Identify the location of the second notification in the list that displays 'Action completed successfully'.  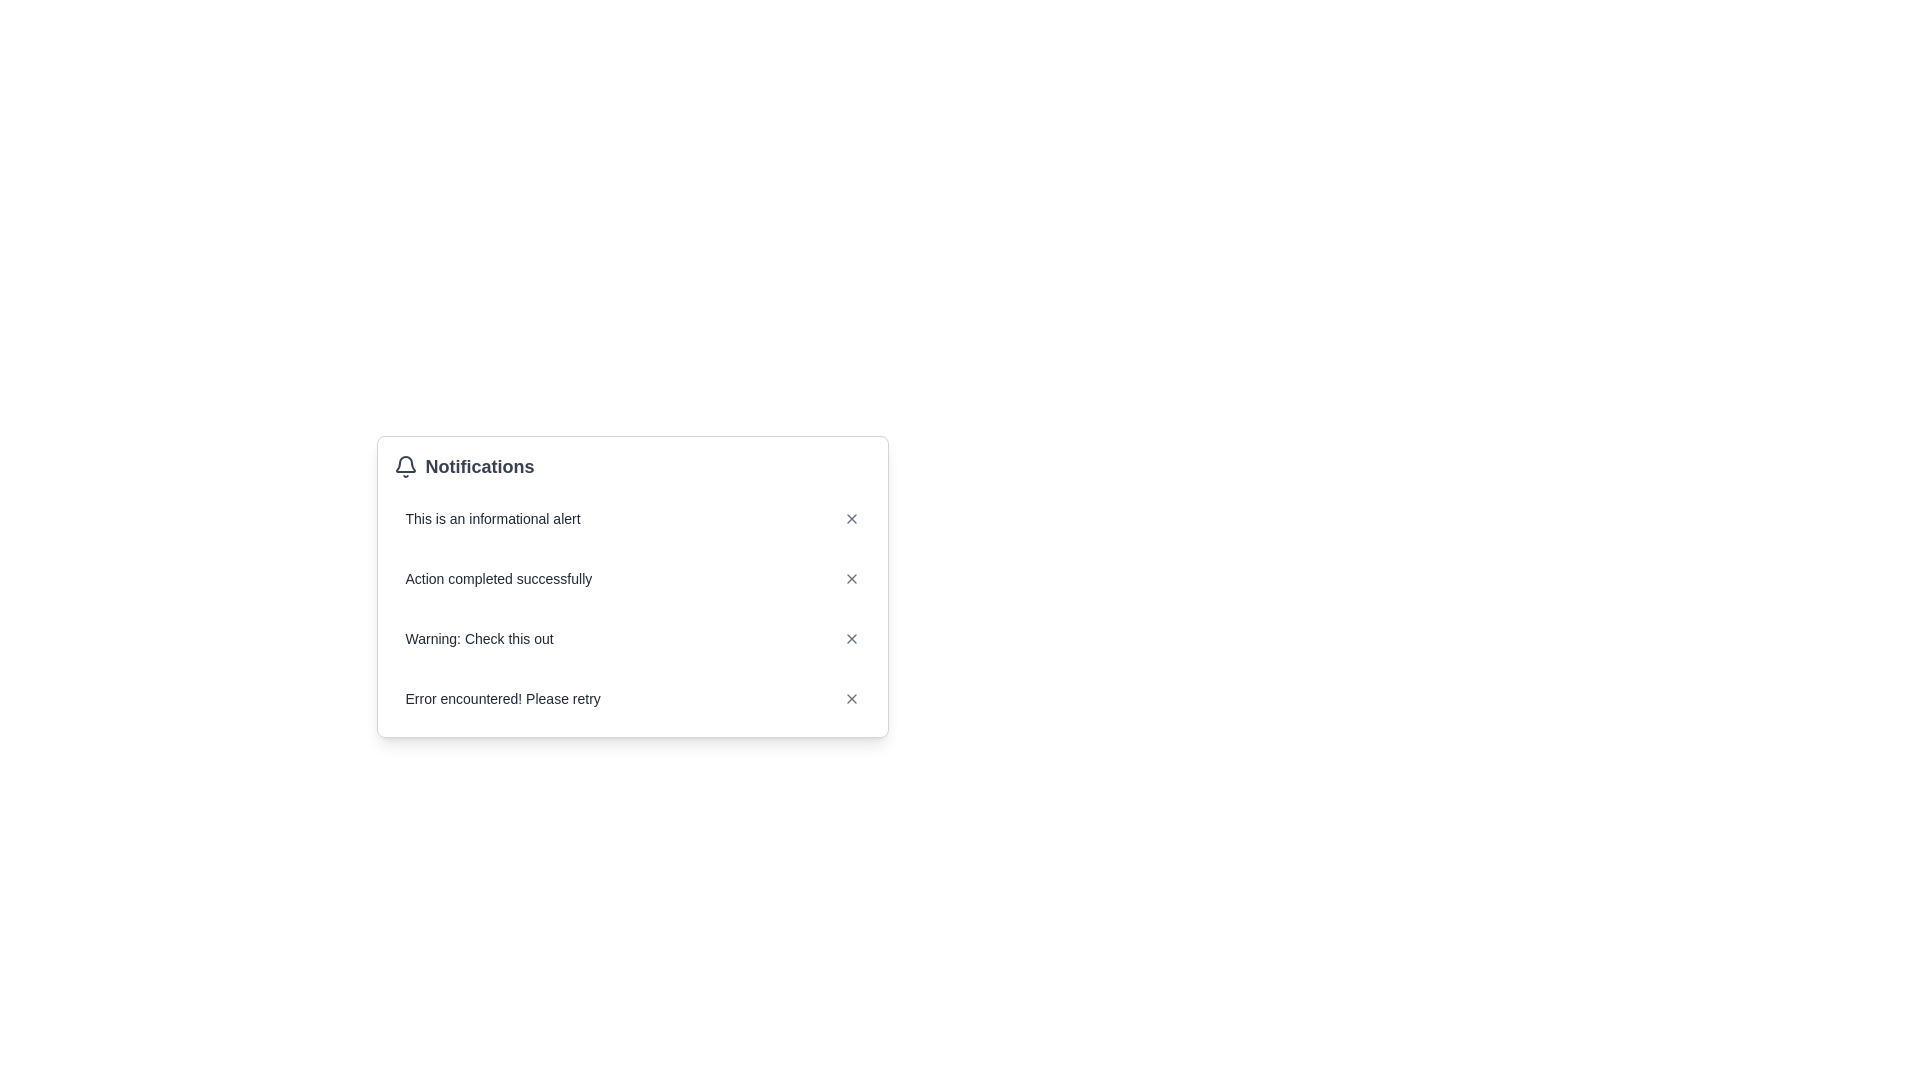
(631, 608).